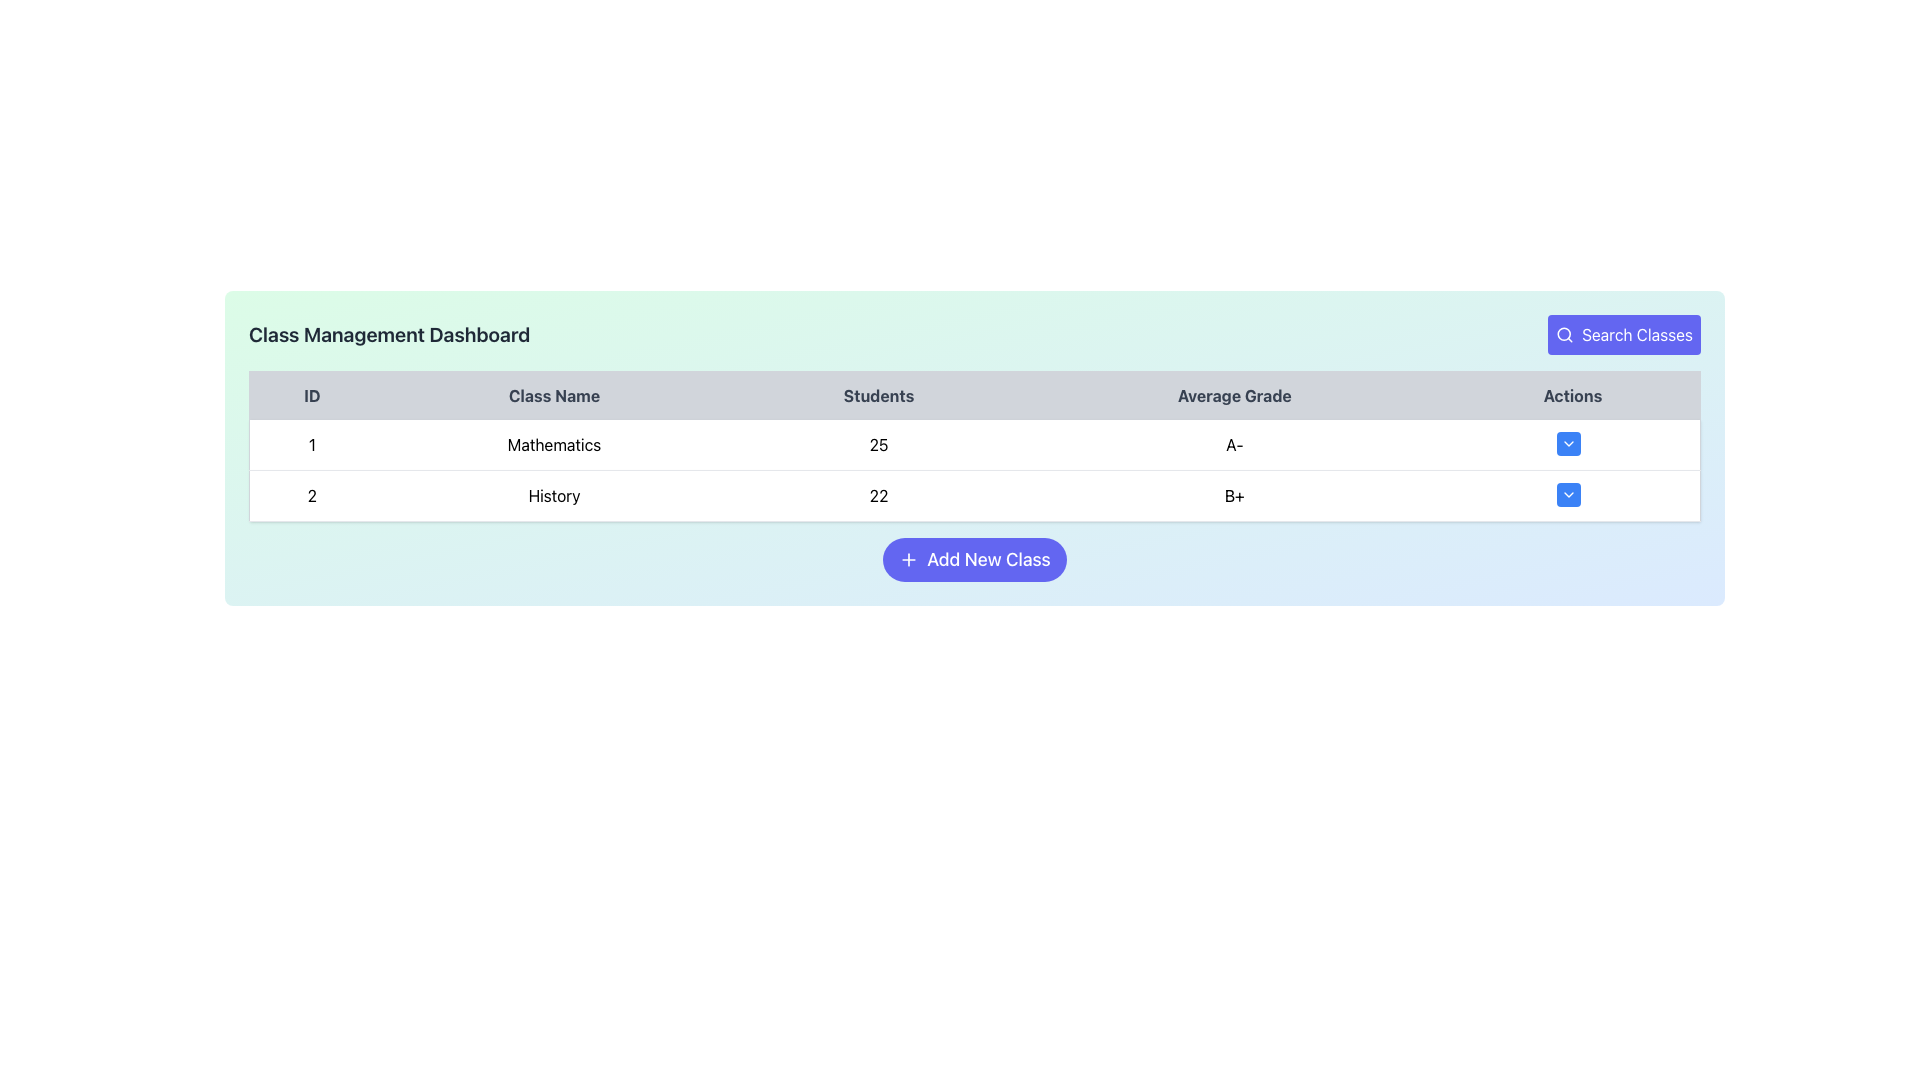  Describe the element at coordinates (554, 495) in the screenshot. I see `the 'History' text label located in the second row of the table under the 'Class Name' column` at that location.